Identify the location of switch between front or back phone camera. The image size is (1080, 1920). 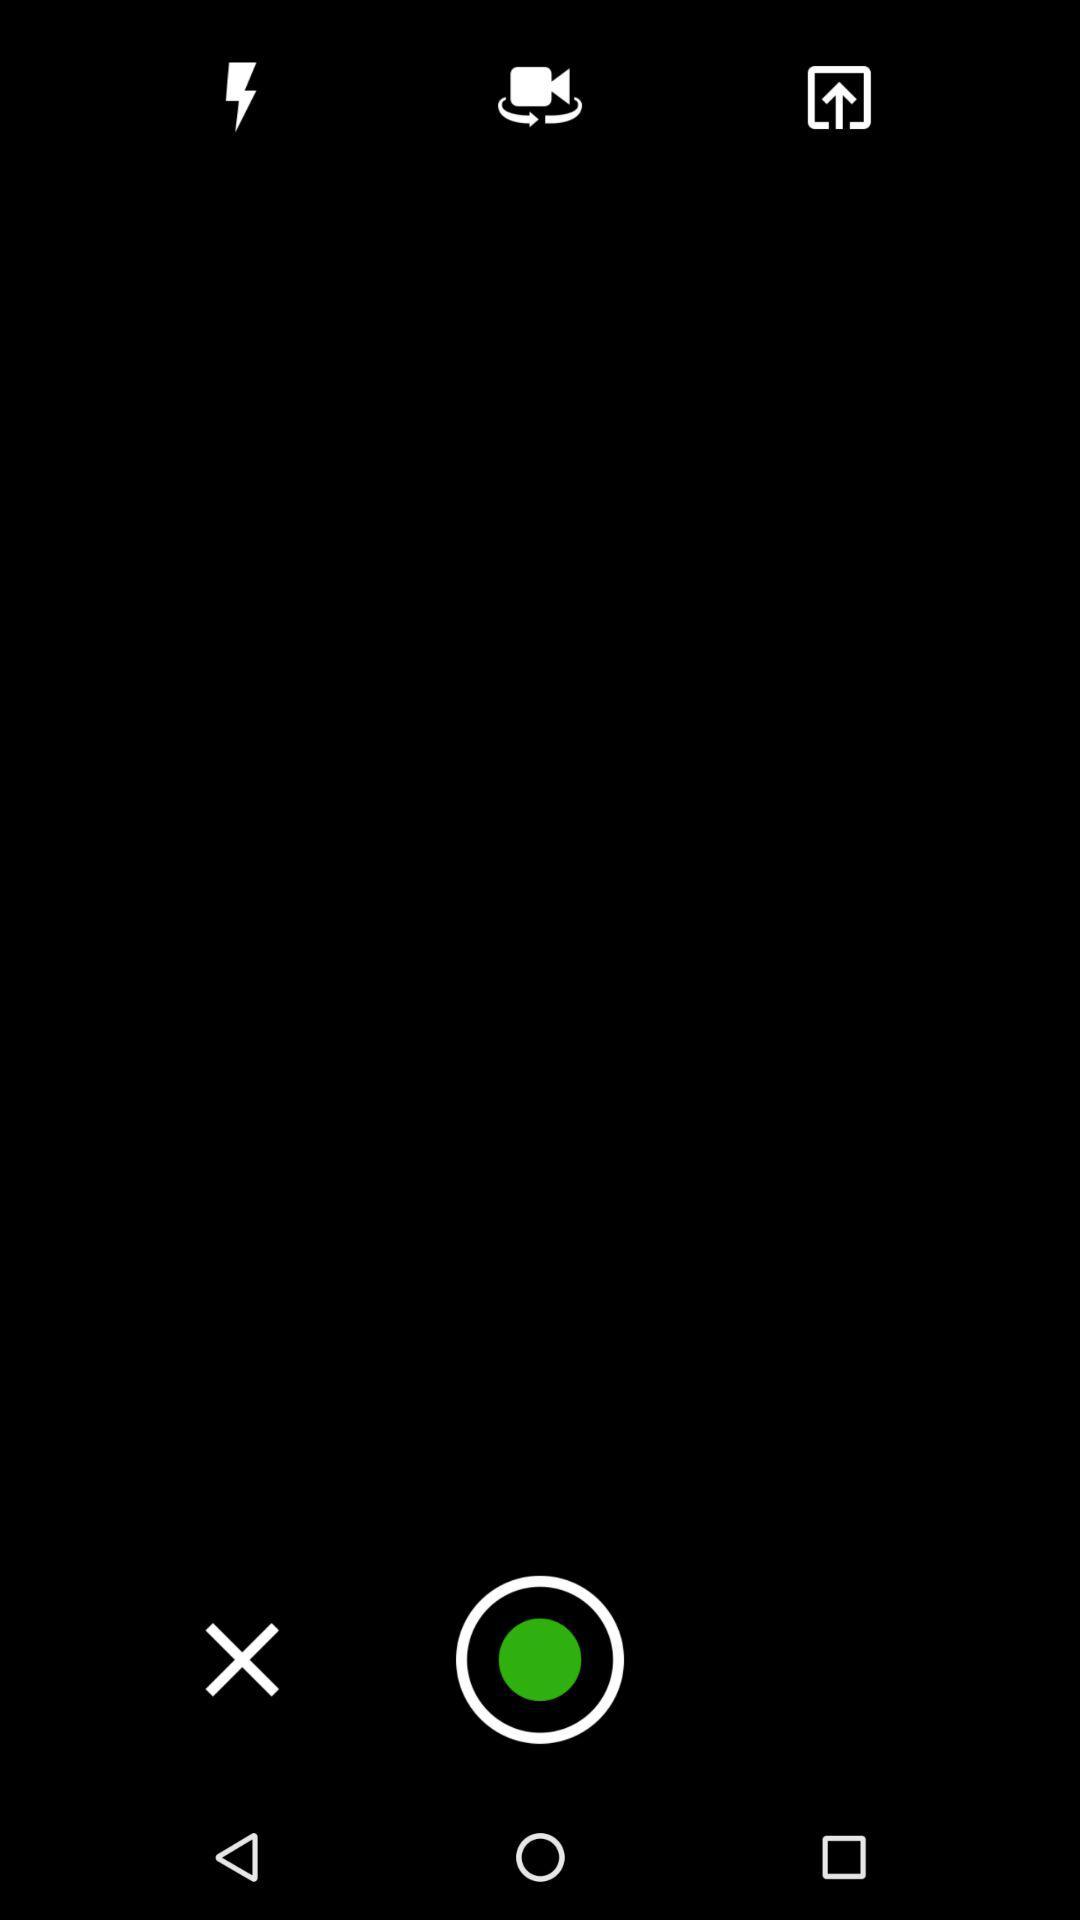
(540, 96).